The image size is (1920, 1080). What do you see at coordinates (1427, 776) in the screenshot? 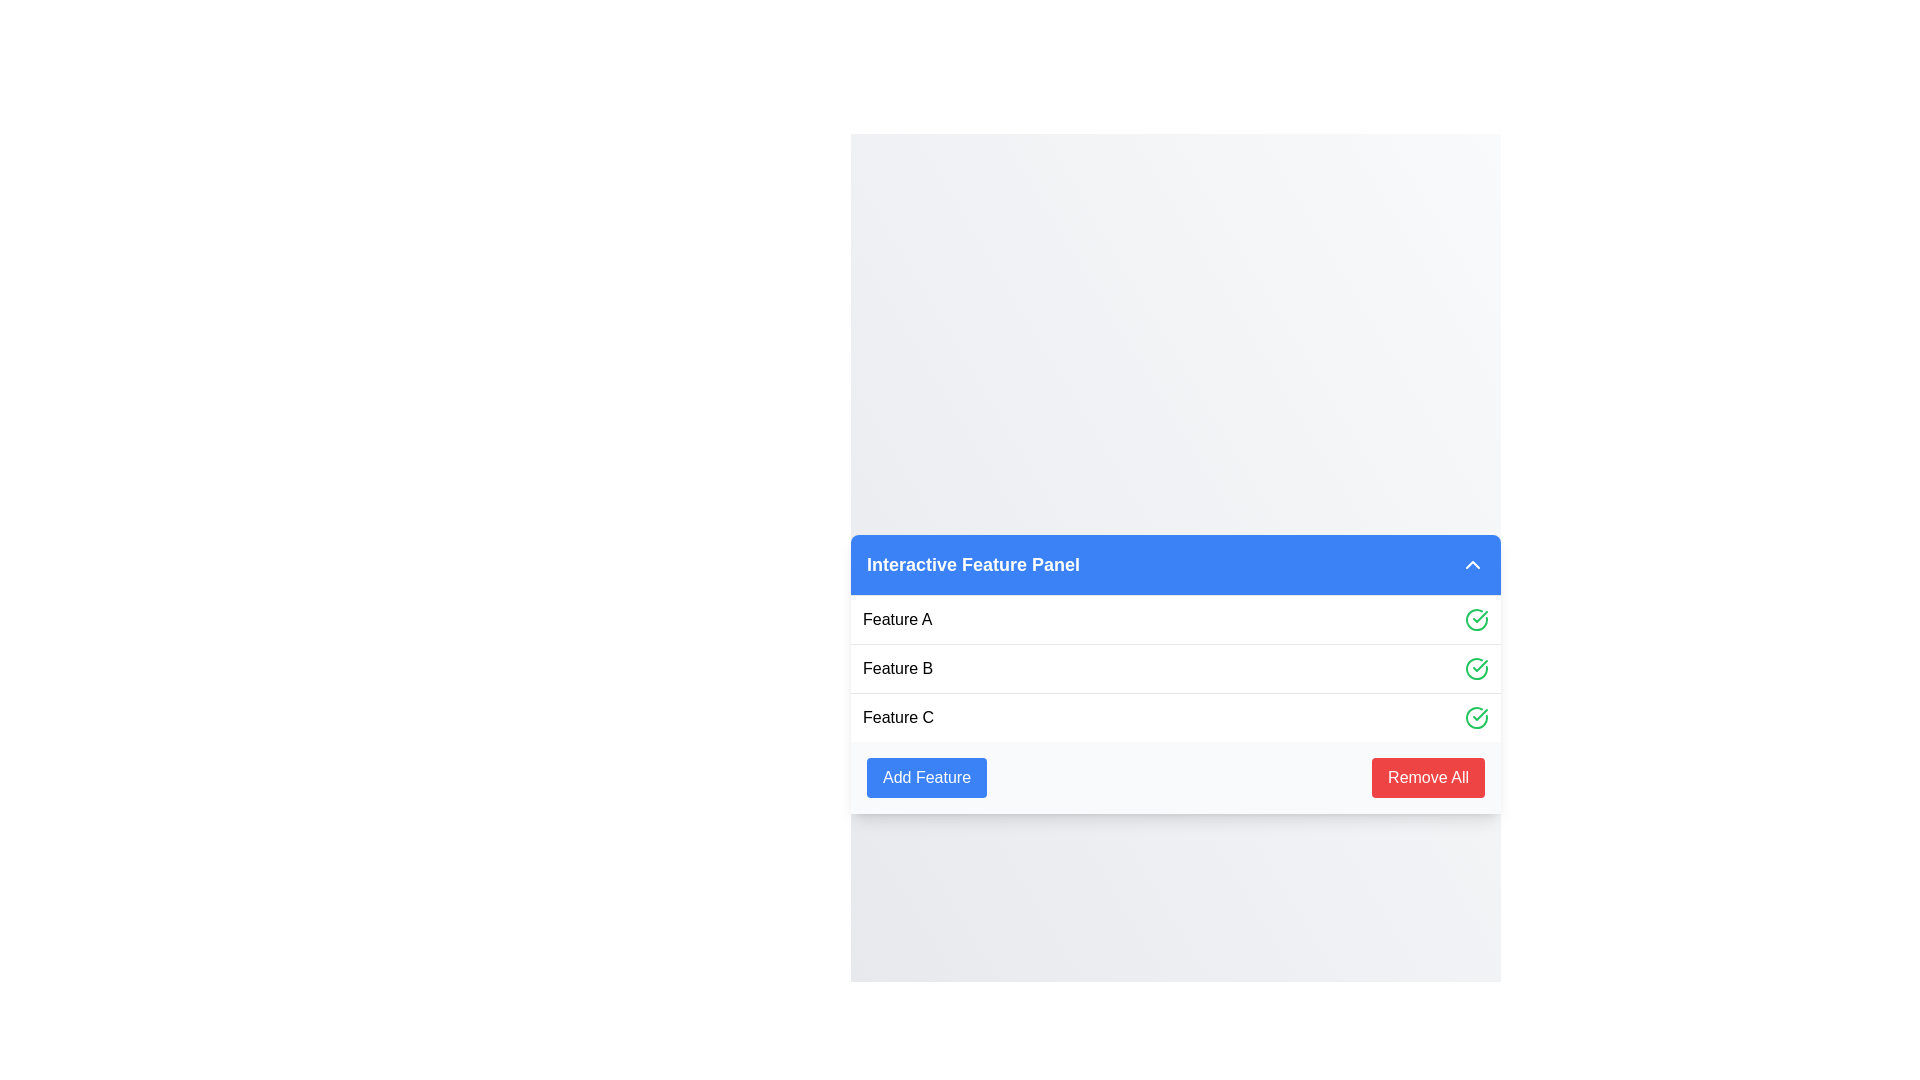
I see `the rectangular button with a red background and white text reading 'Remove All' to observe the hover effect` at bounding box center [1427, 776].